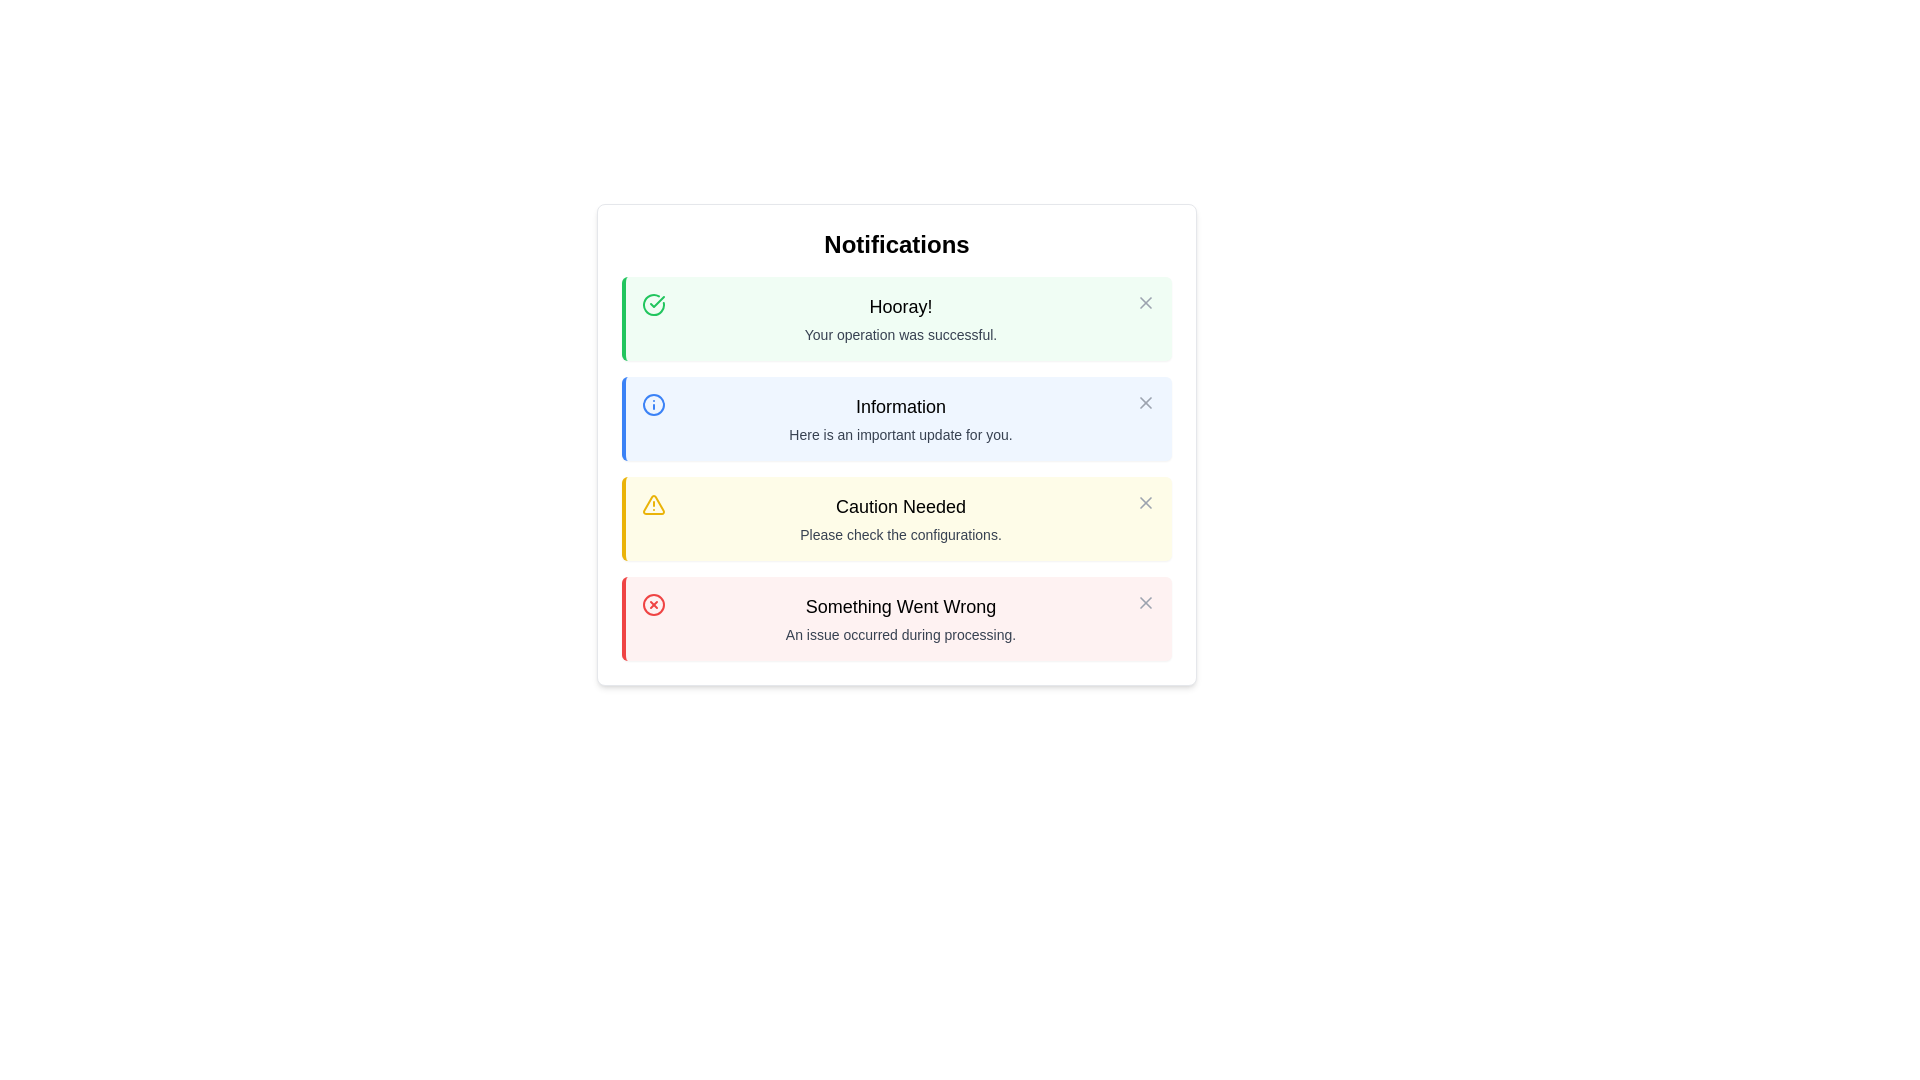 Image resolution: width=1920 pixels, height=1080 pixels. What do you see at coordinates (900, 534) in the screenshot?
I see `the line of text reading 'Please check the configurations.' which is styled in a small, gray font and positioned below the title 'Caution Needed' within a yellow notification card` at bounding box center [900, 534].